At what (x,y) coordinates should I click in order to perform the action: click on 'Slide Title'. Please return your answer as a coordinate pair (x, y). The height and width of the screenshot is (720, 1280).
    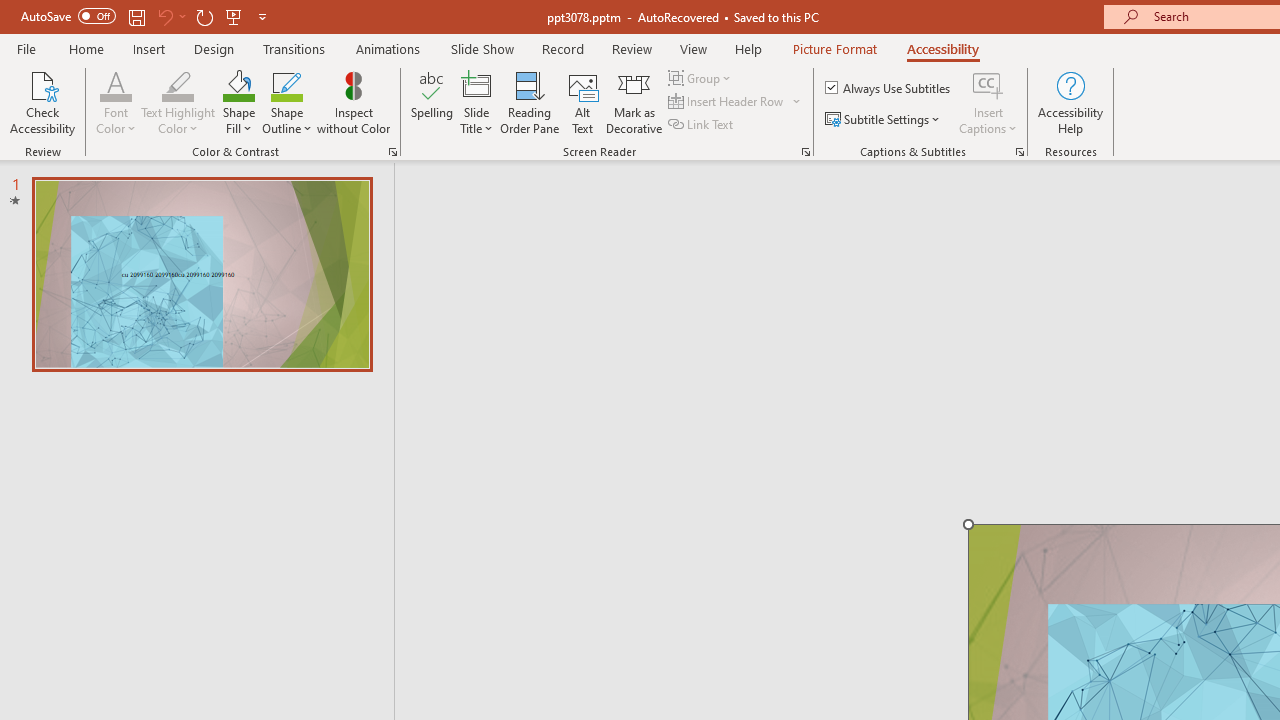
    Looking at the image, I should click on (475, 84).